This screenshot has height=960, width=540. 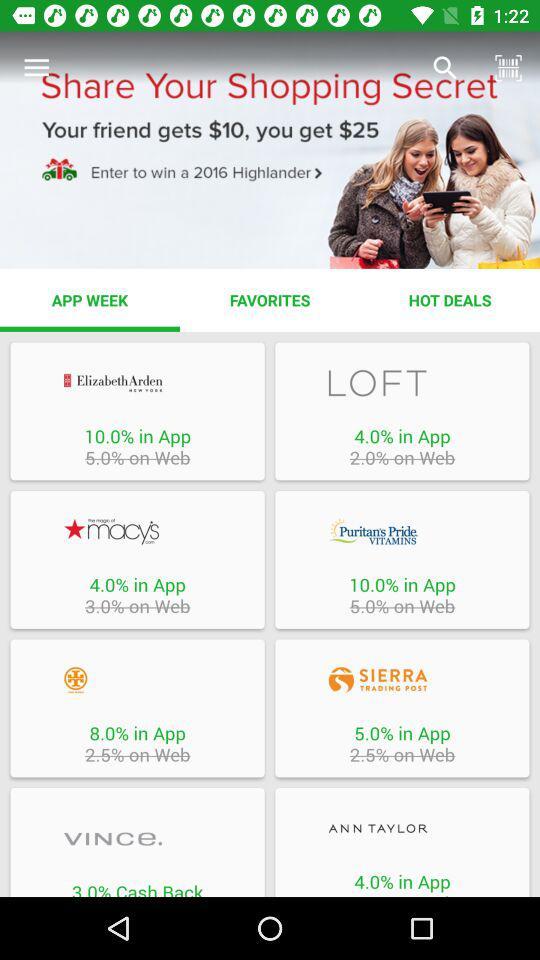 I want to click on coupon, so click(x=136, y=839).